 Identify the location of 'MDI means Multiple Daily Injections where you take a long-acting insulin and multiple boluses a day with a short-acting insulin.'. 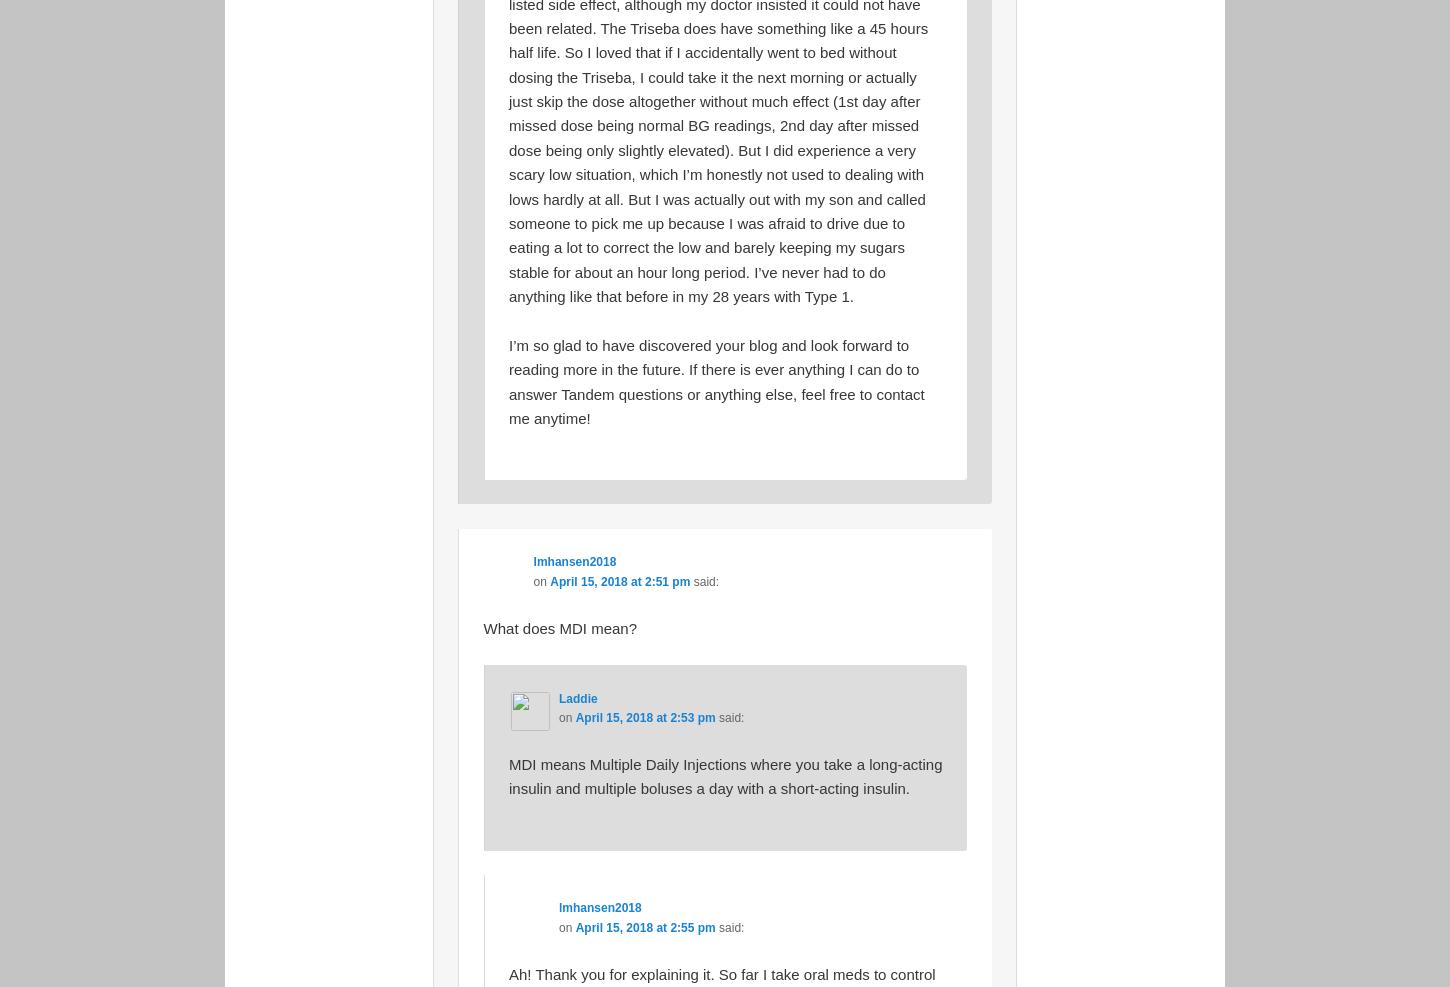
(725, 776).